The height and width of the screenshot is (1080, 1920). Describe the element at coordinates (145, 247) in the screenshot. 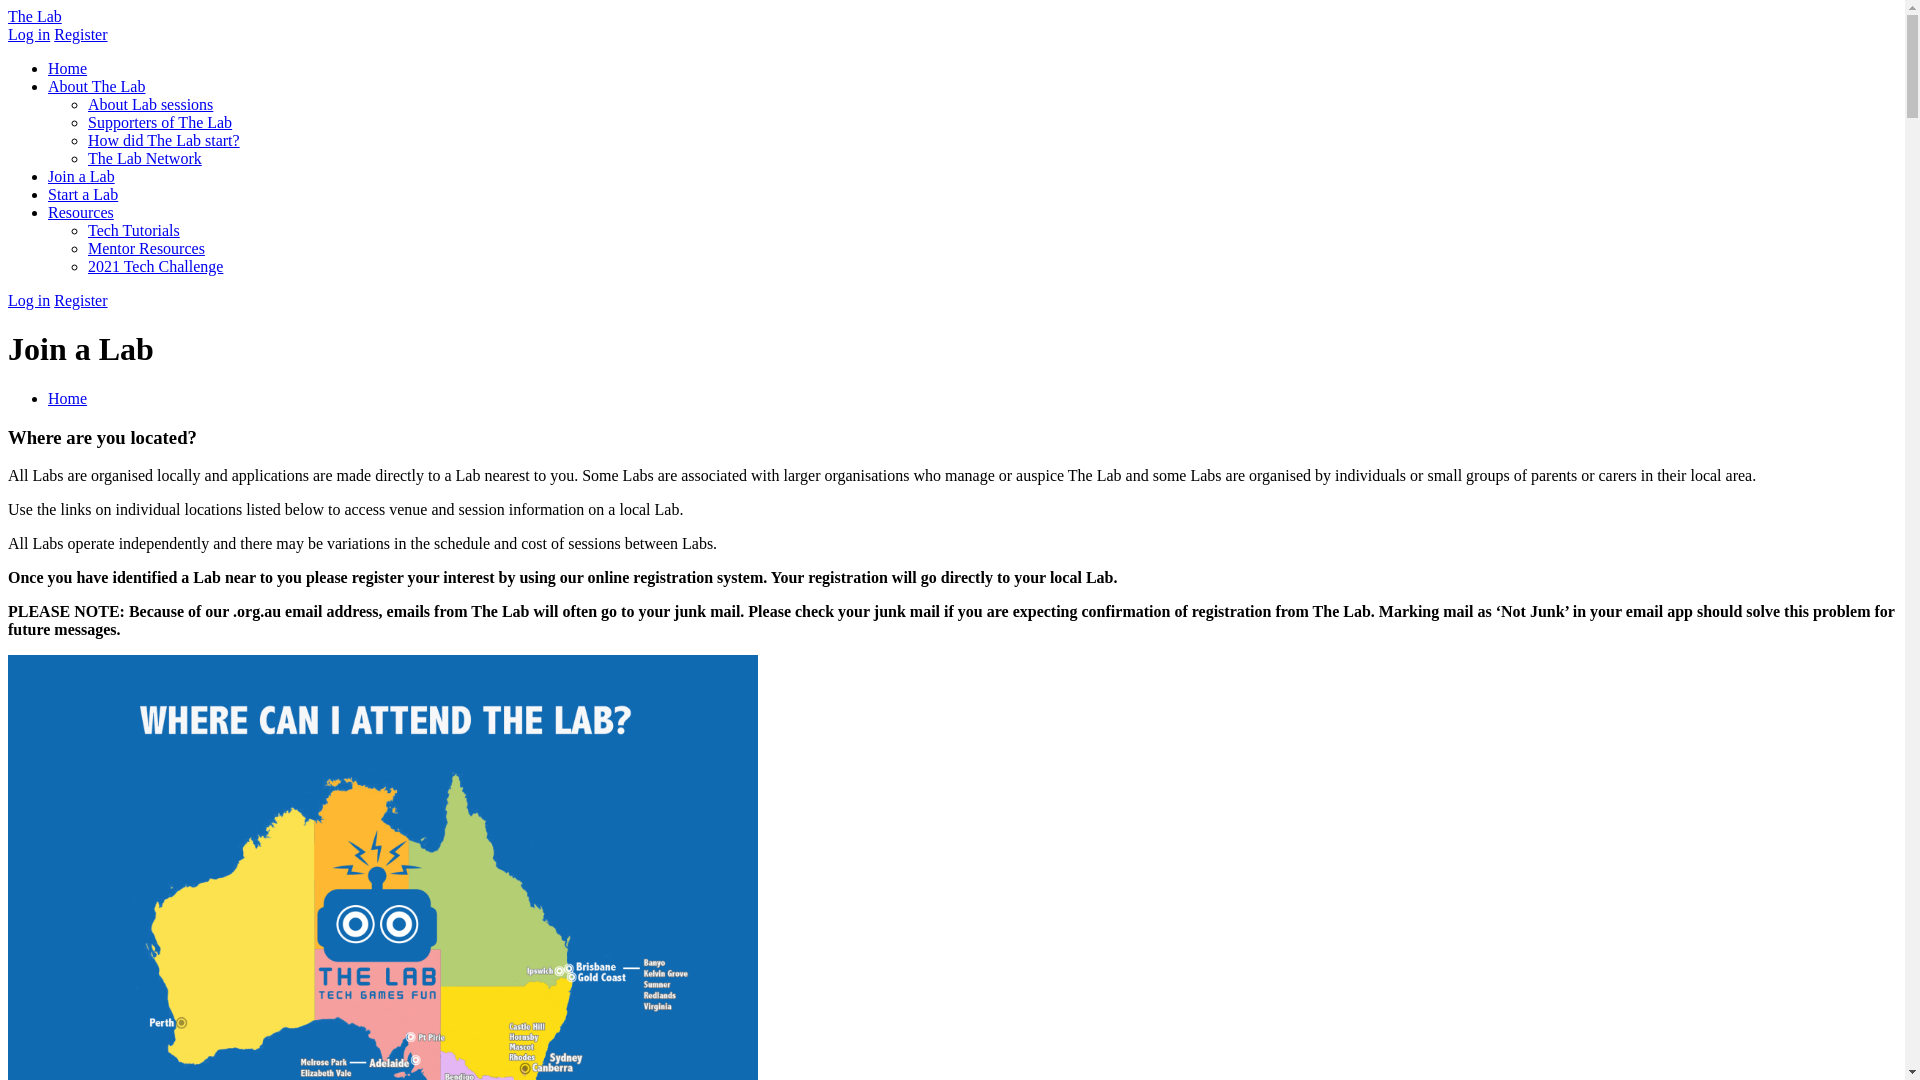

I see `'Mentor Resources'` at that location.